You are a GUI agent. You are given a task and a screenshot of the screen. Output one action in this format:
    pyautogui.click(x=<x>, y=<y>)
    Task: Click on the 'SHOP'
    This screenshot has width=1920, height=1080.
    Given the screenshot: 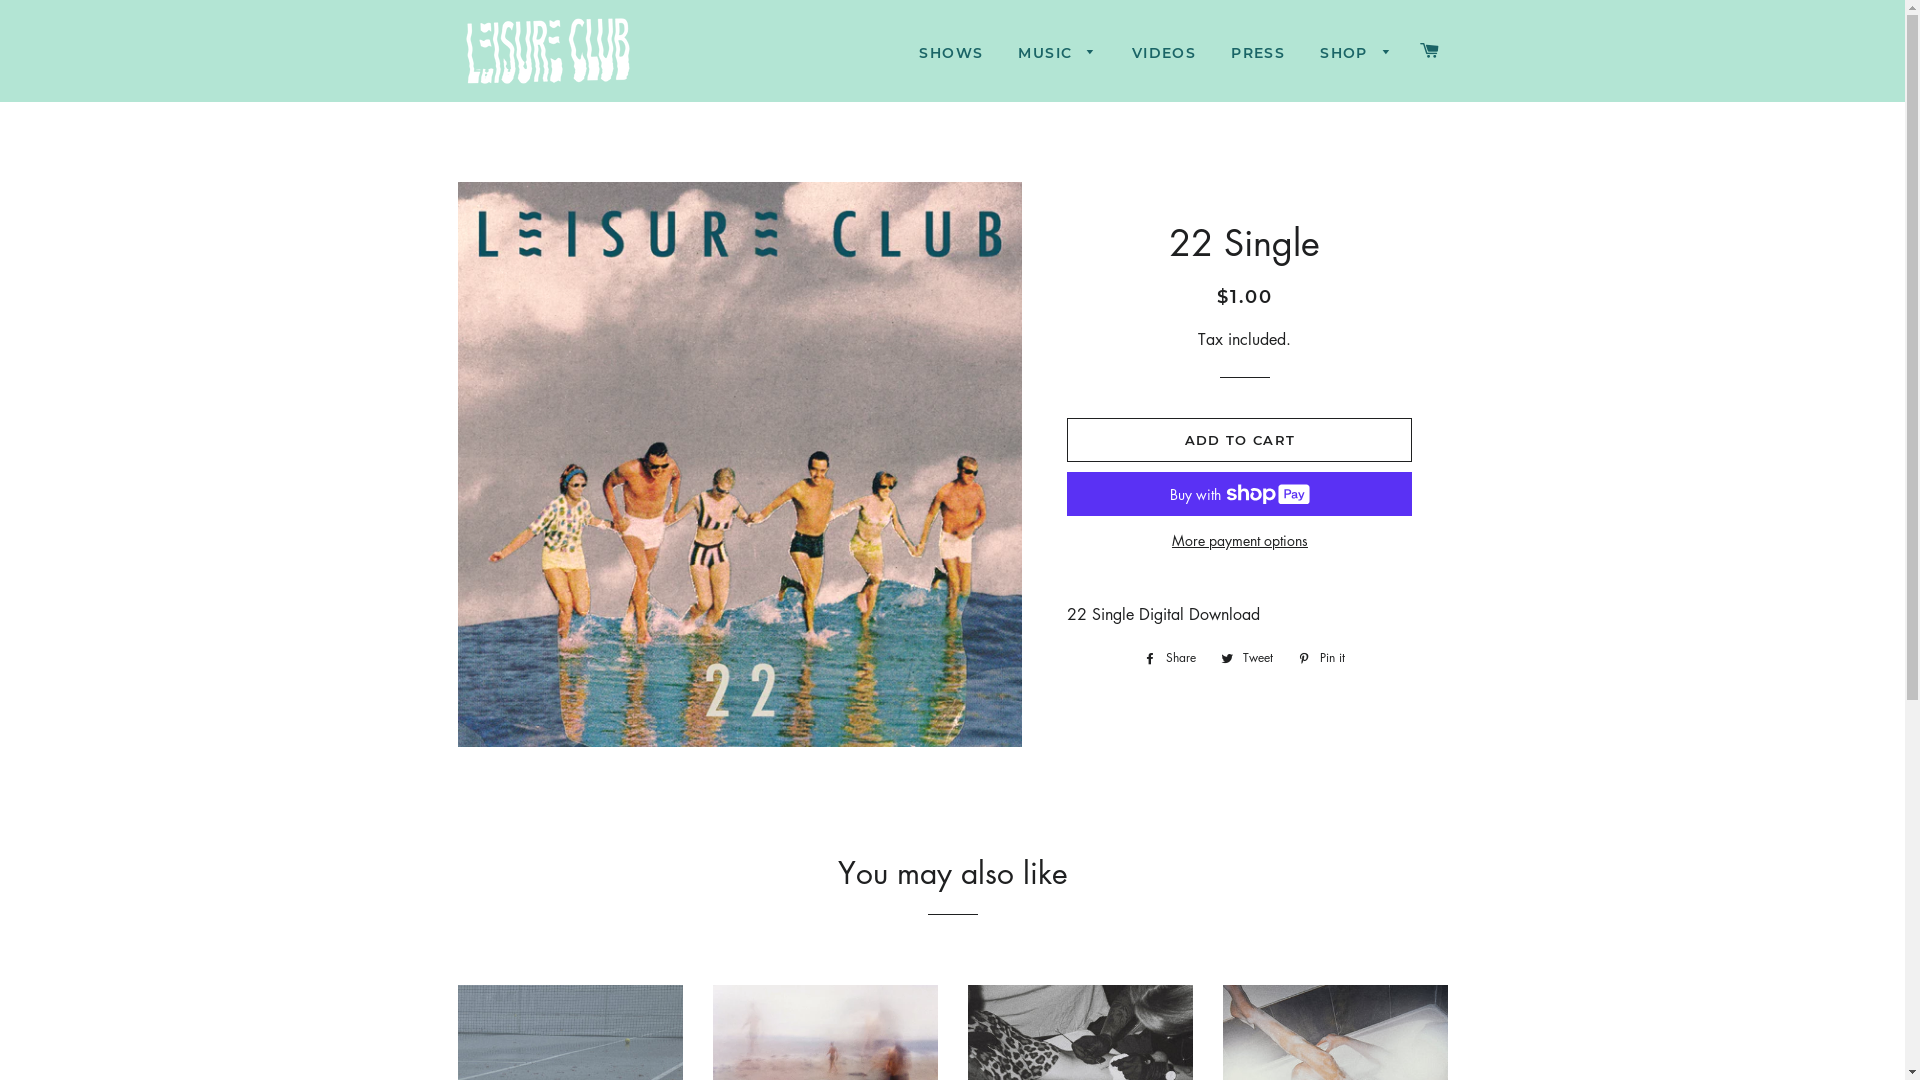 What is the action you would take?
    pyautogui.click(x=1356, y=53)
    